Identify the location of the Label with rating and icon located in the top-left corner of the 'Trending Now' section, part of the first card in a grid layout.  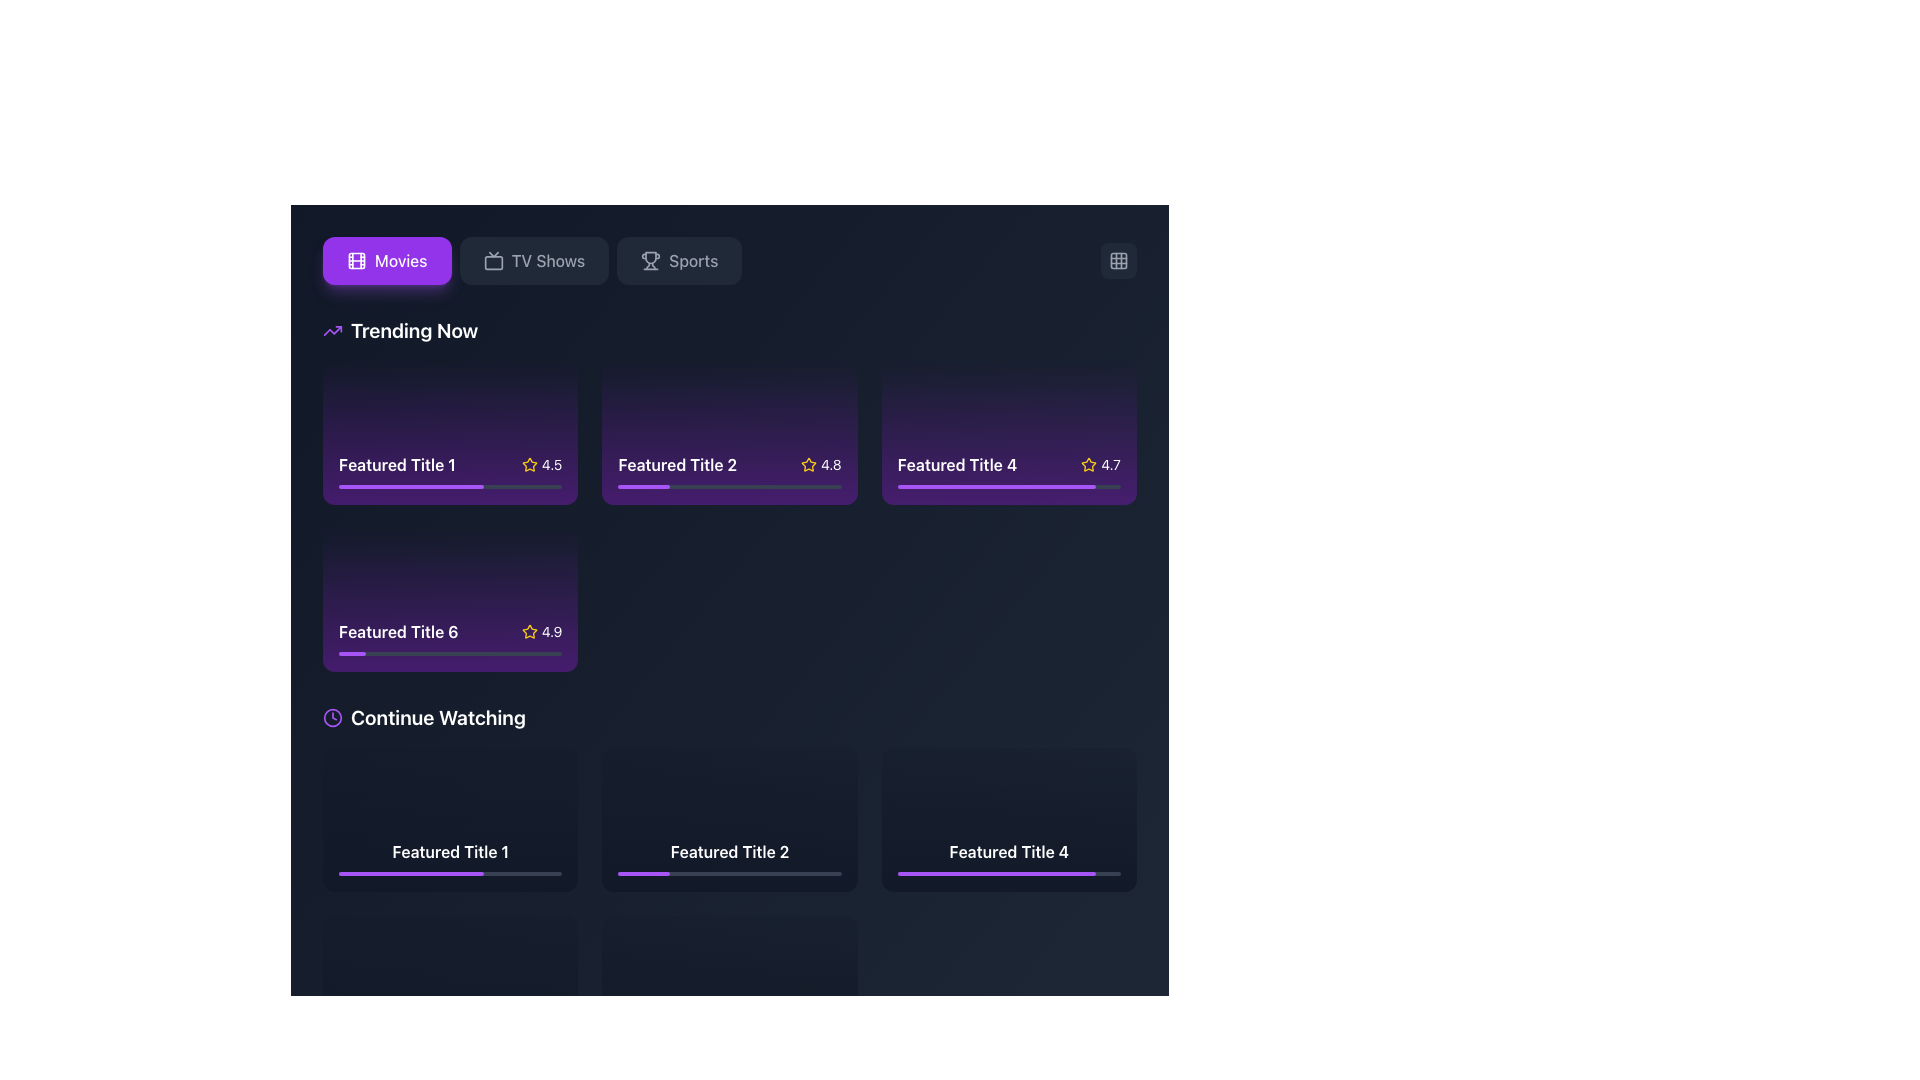
(449, 464).